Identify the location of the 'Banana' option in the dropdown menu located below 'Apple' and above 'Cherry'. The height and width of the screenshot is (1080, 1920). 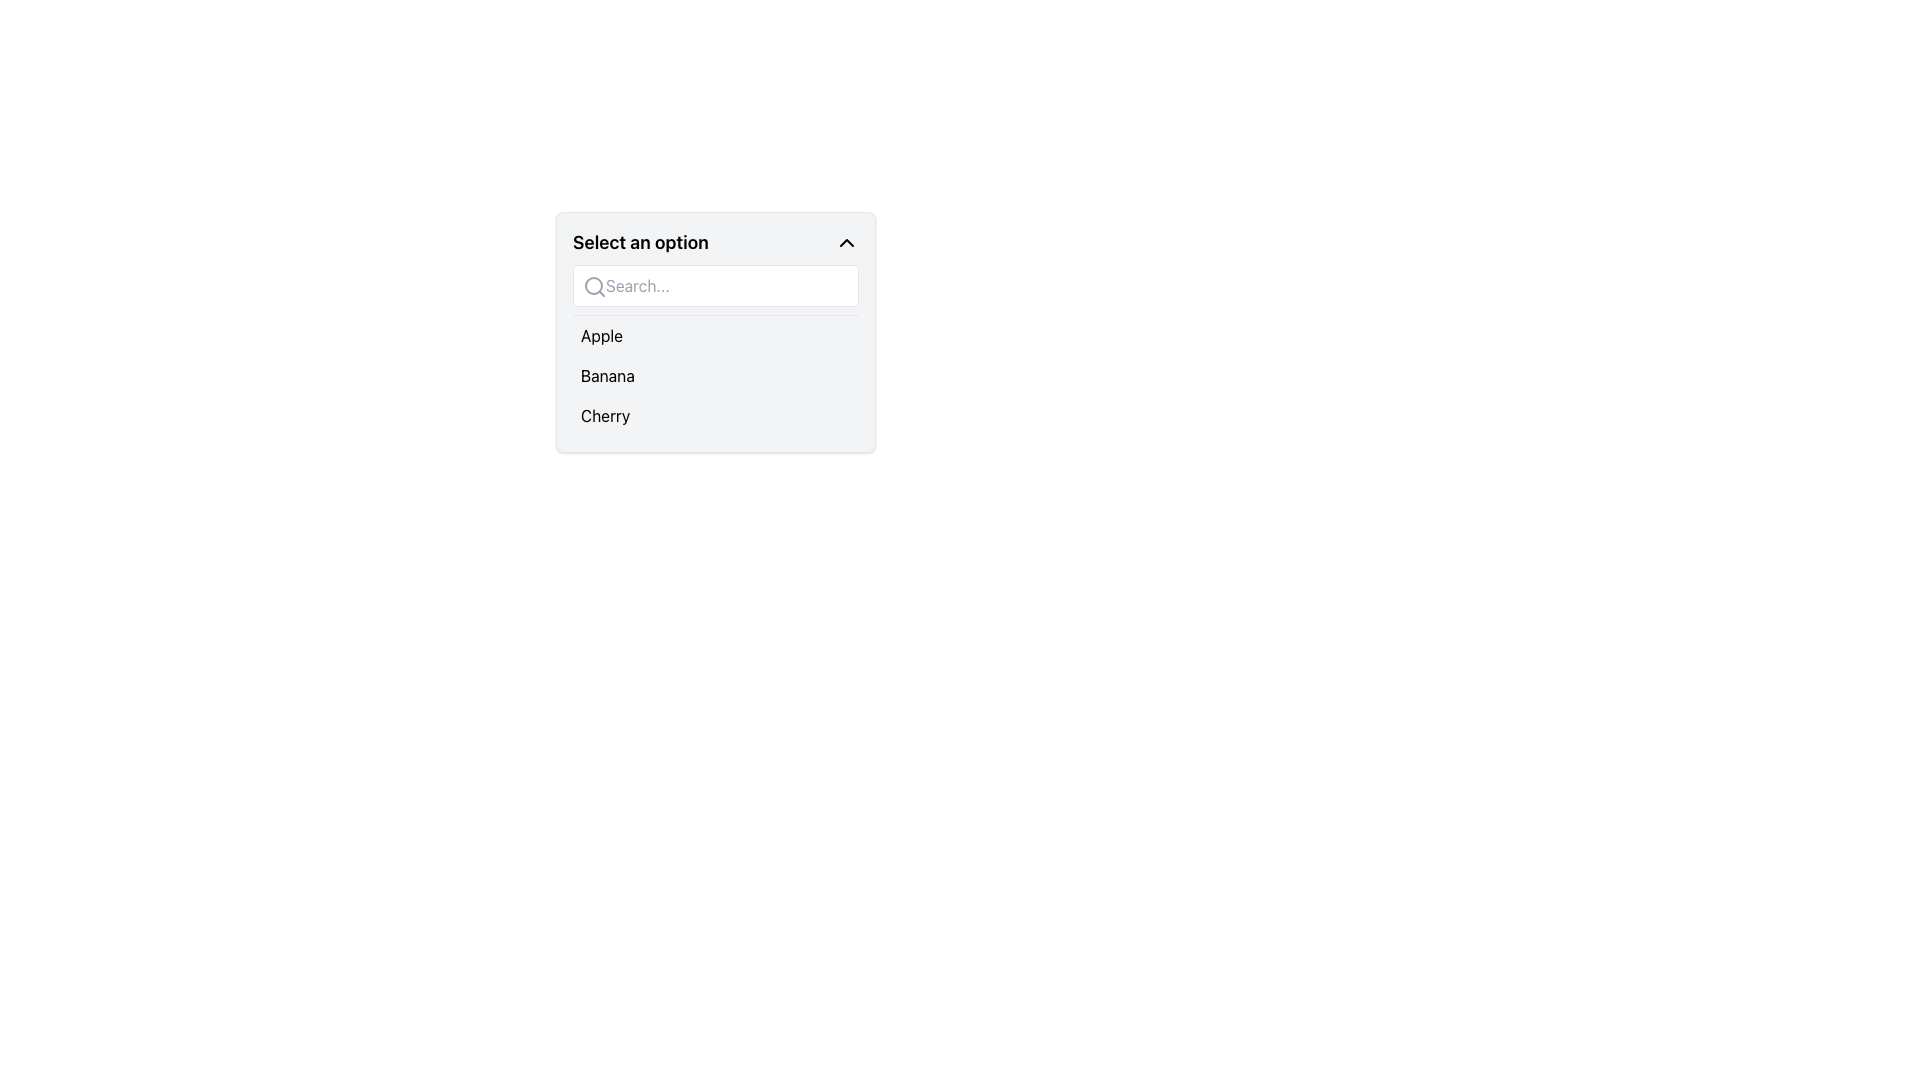
(715, 375).